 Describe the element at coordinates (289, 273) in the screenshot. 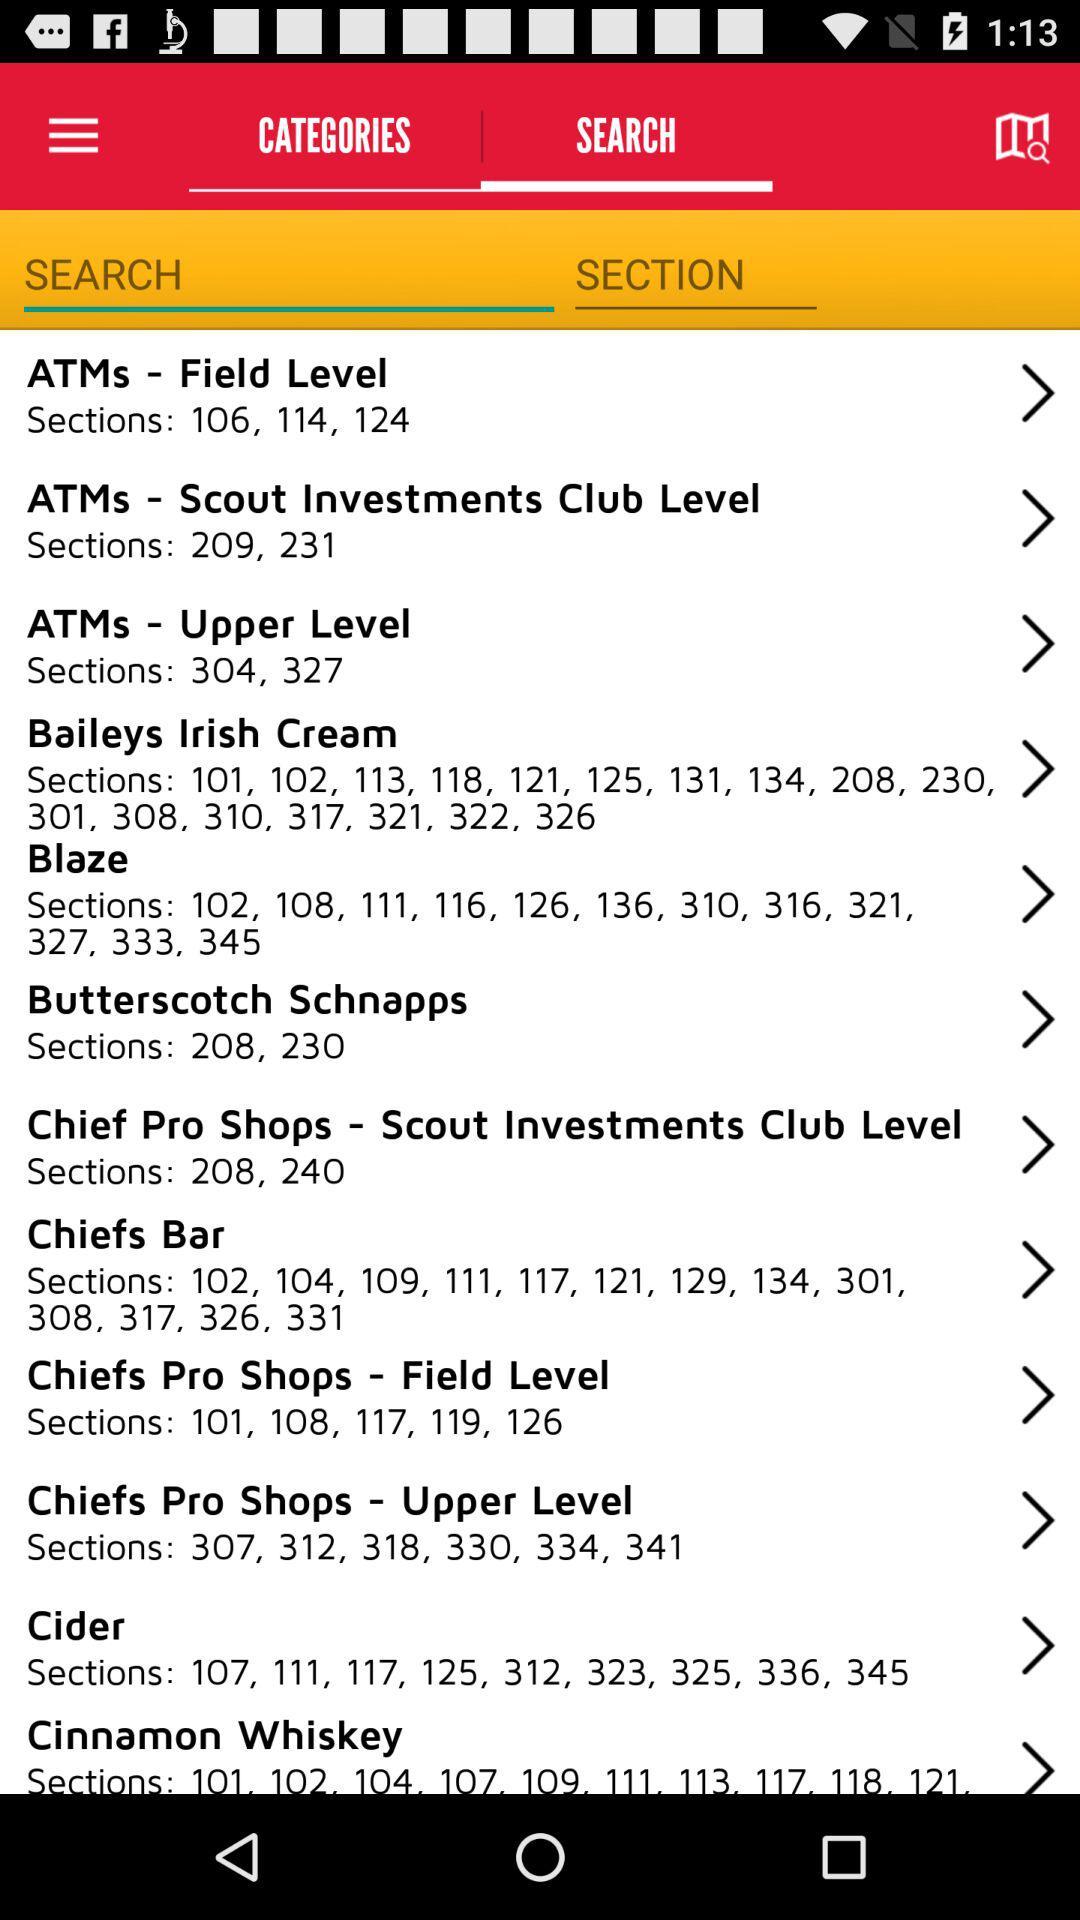

I see `search box` at that location.